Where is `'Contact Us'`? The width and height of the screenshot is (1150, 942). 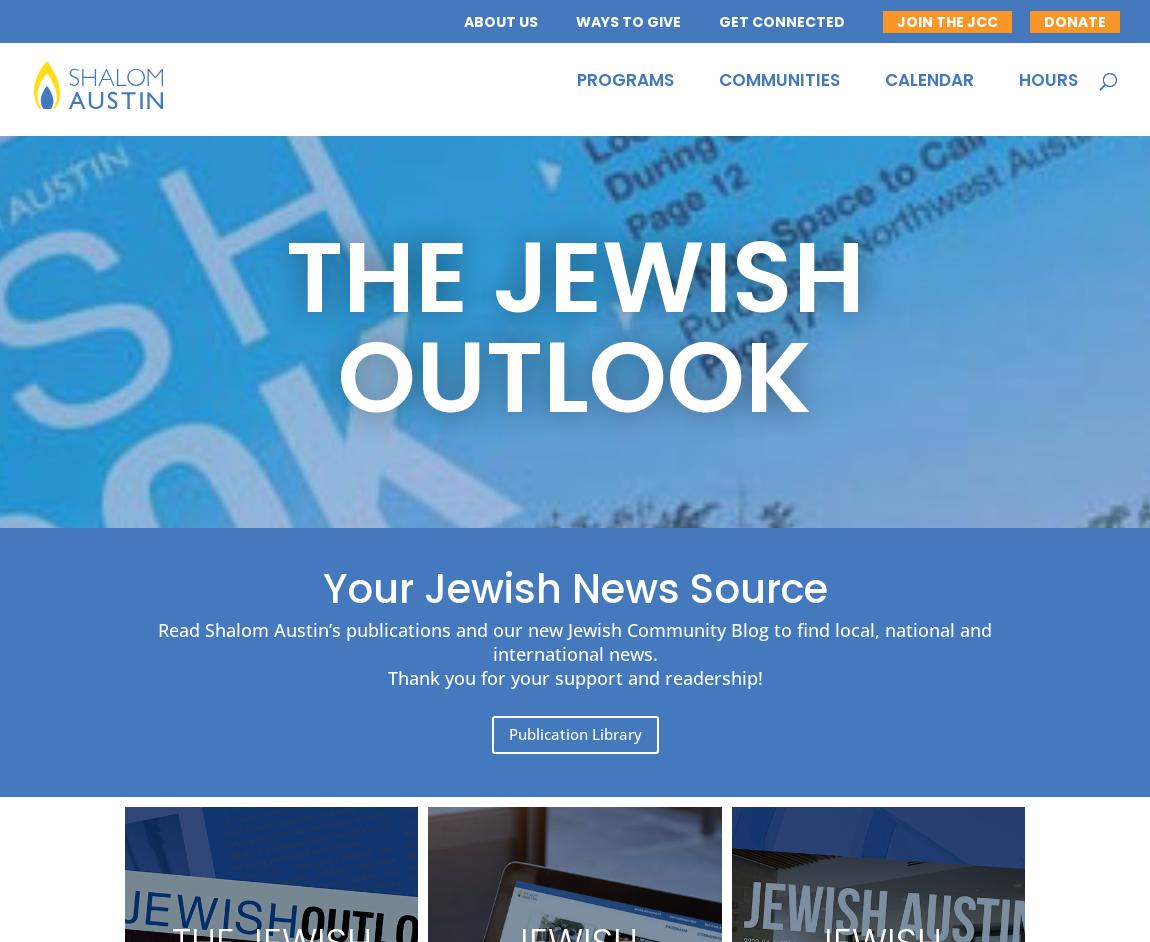 'Contact Us' is located at coordinates (473, 346).